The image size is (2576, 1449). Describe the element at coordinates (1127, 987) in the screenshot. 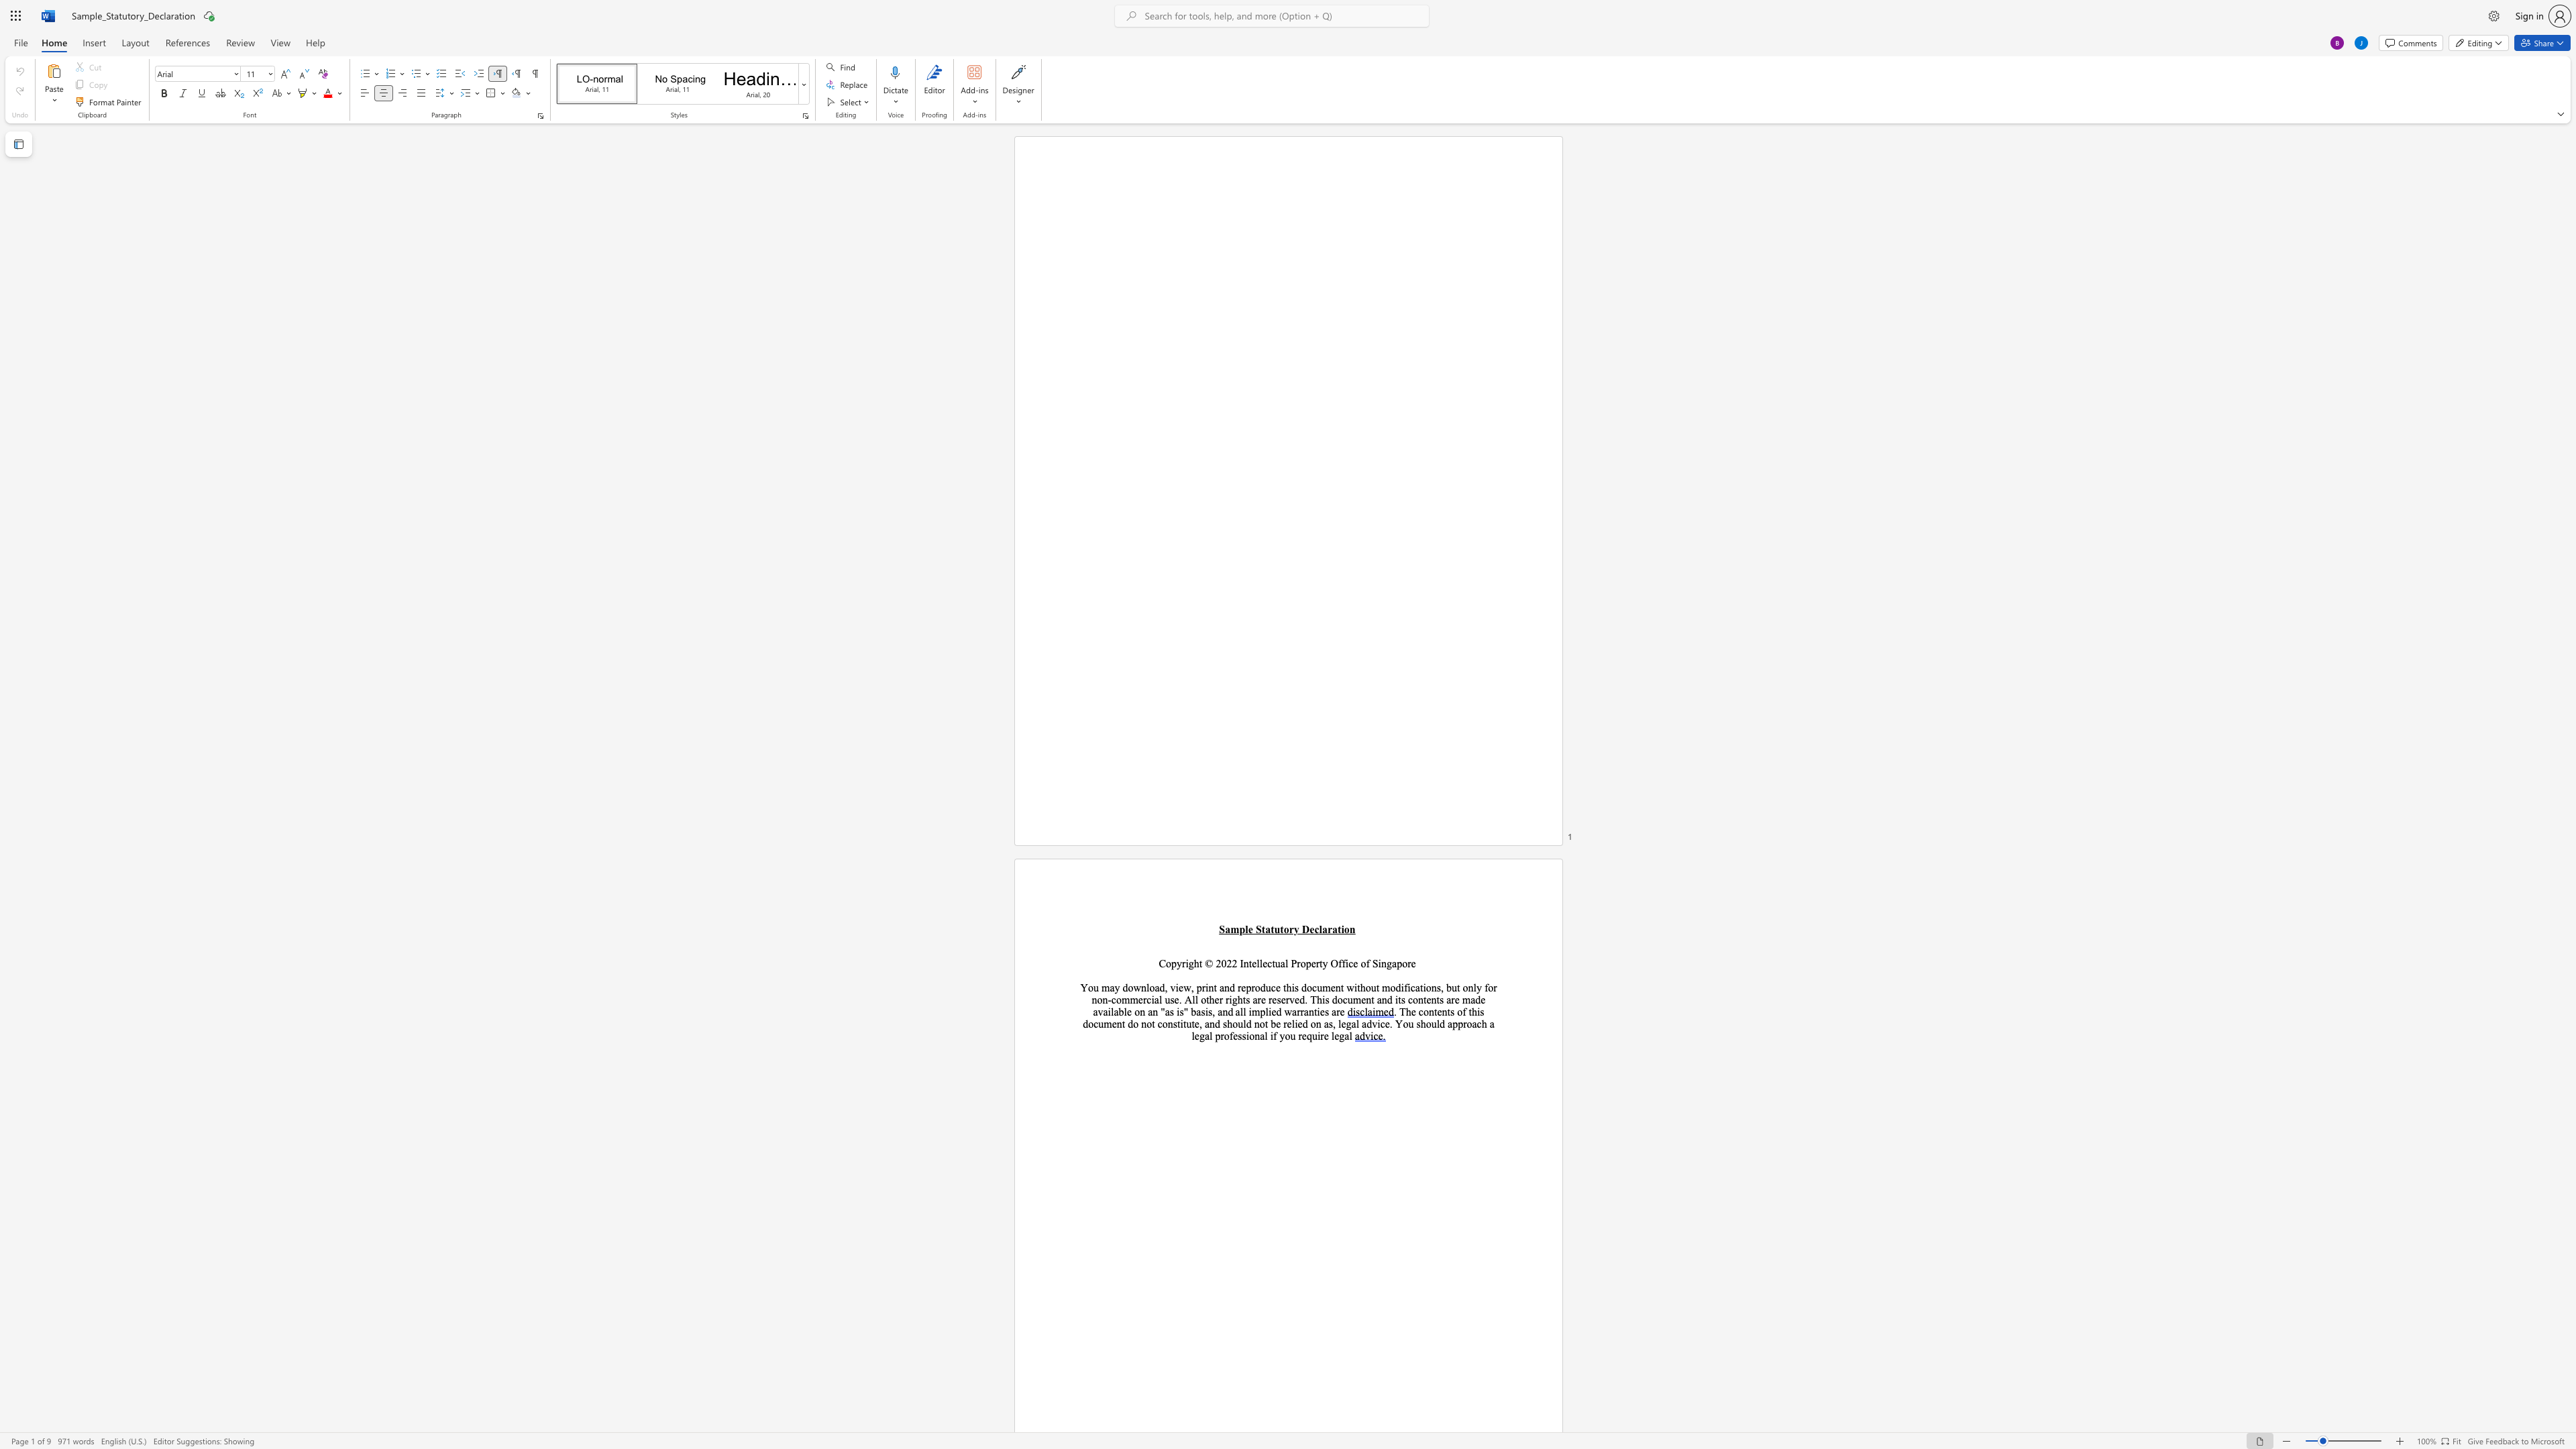

I see `the subset text "ownload, view, print and reproduce this document without modifications," within the text "You may download, view, print and reproduce this document without modifications, but only for non-commercial use. All other rights are reserved. This document and its contents are made available on an"` at that location.